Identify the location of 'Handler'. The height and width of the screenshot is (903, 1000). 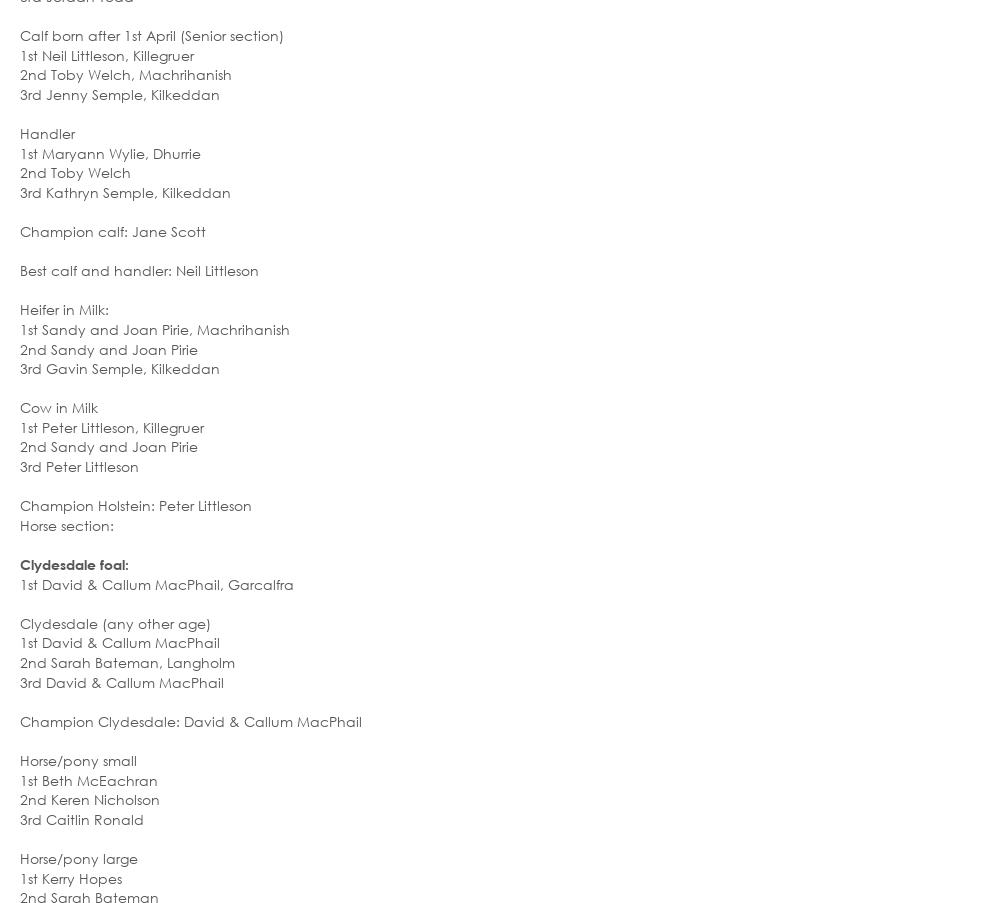
(47, 131).